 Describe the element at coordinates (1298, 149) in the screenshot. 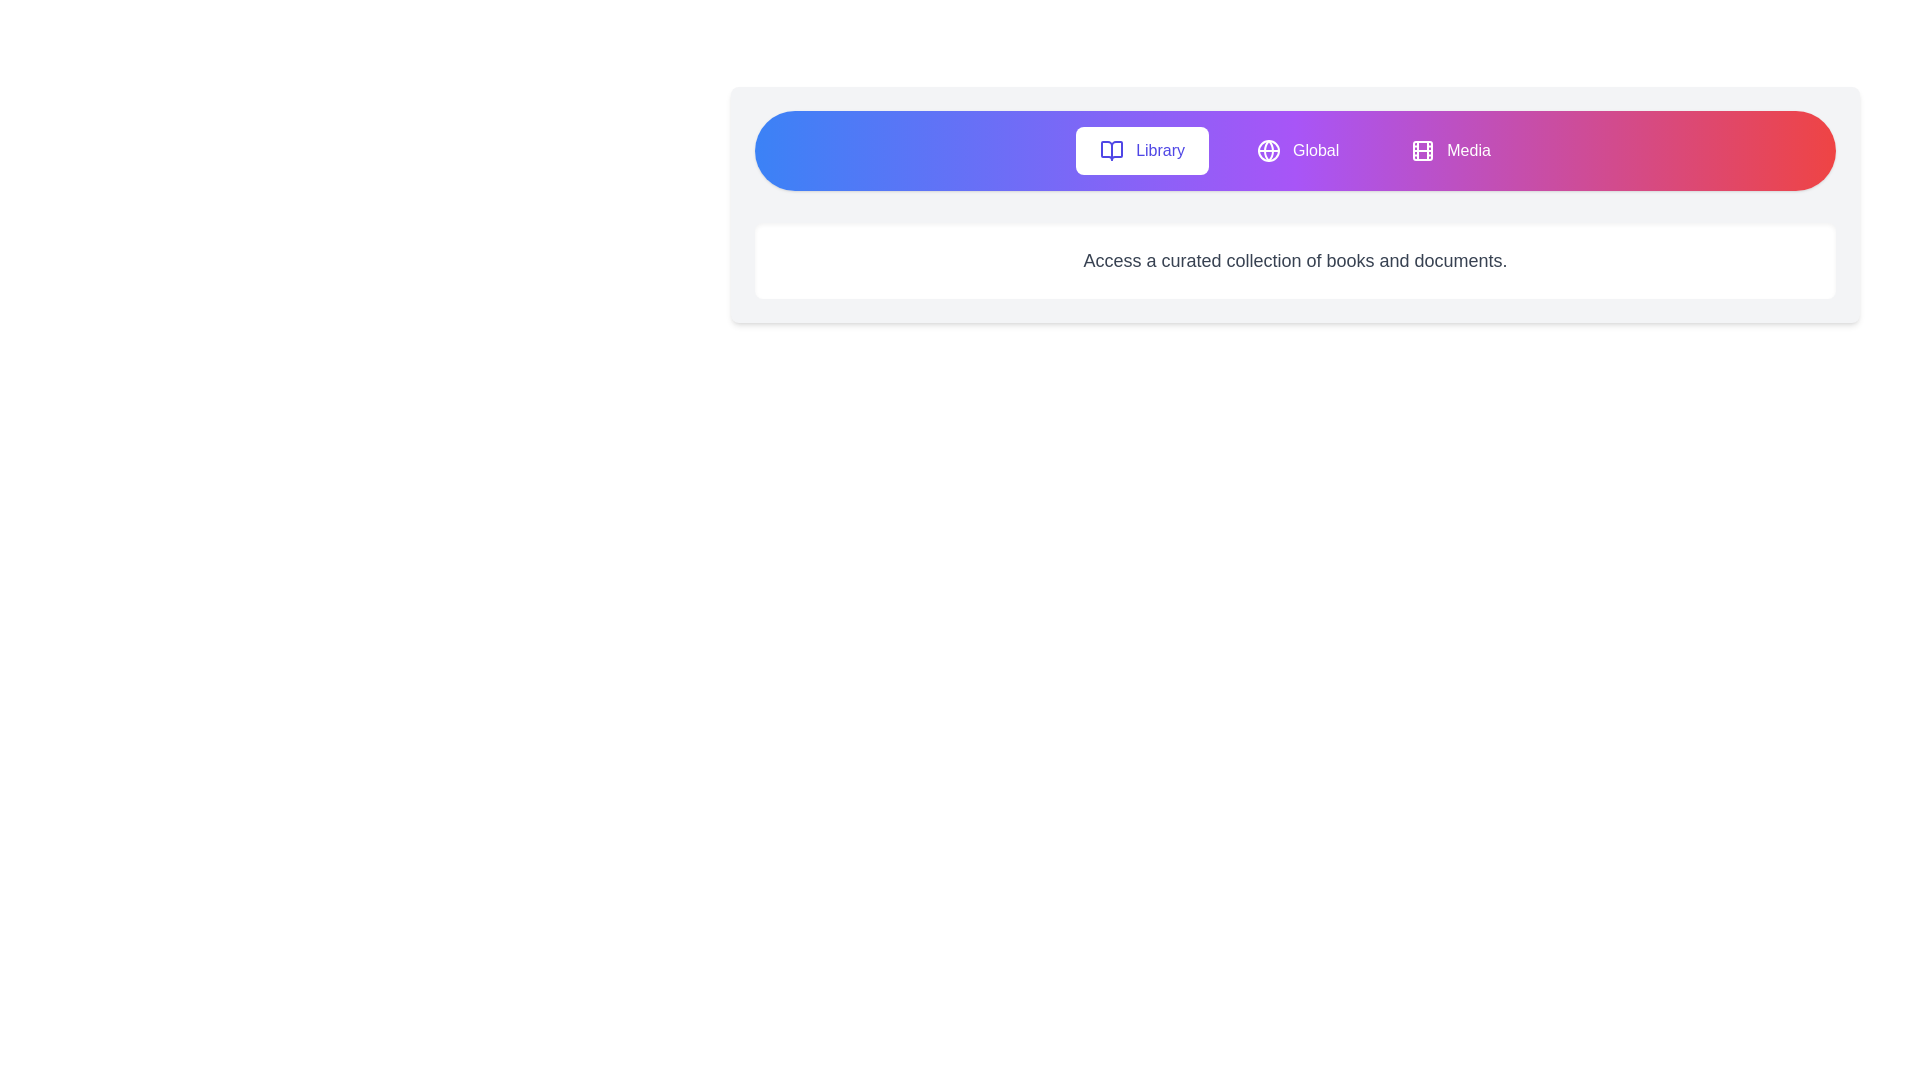

I see `the Global tab button to switch to the corresponding tab` at that location.